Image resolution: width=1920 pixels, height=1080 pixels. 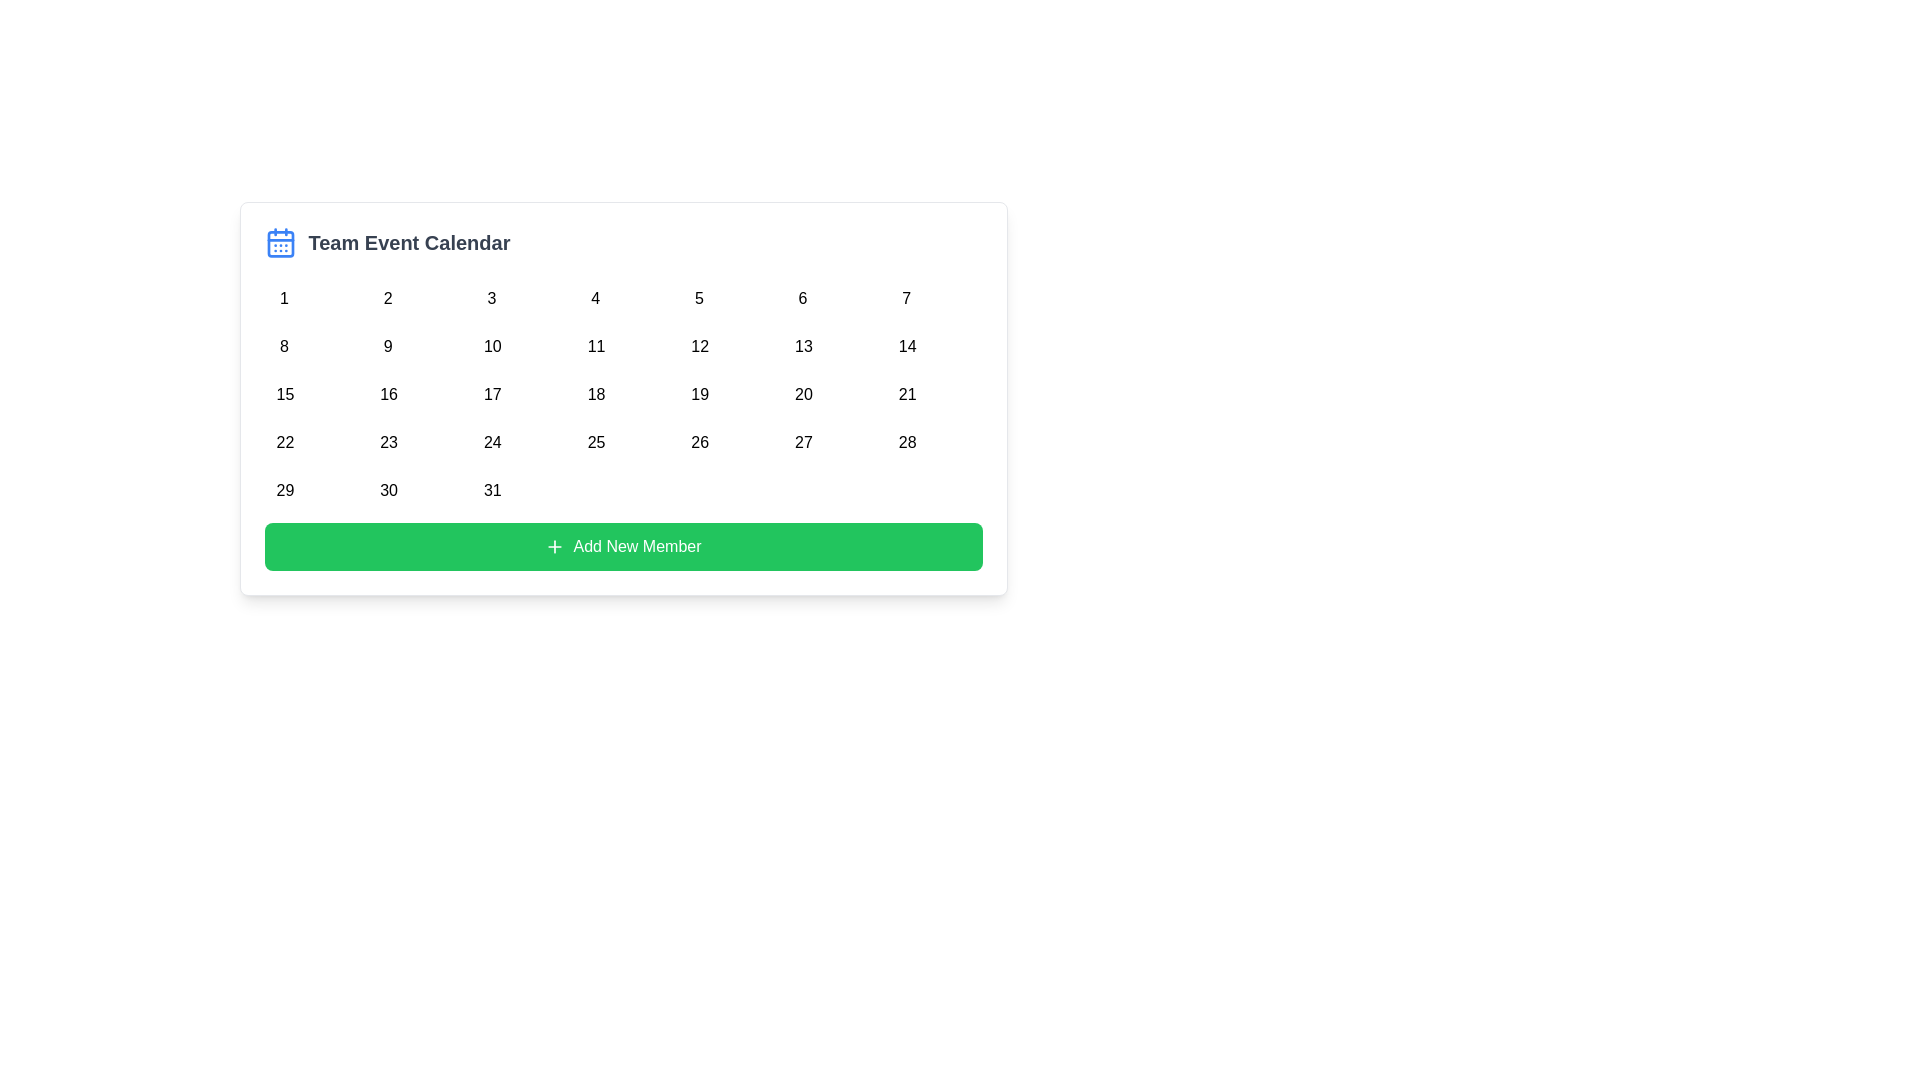 I want to click on the circular button displaying the number '25', so click(x=594, y=438).